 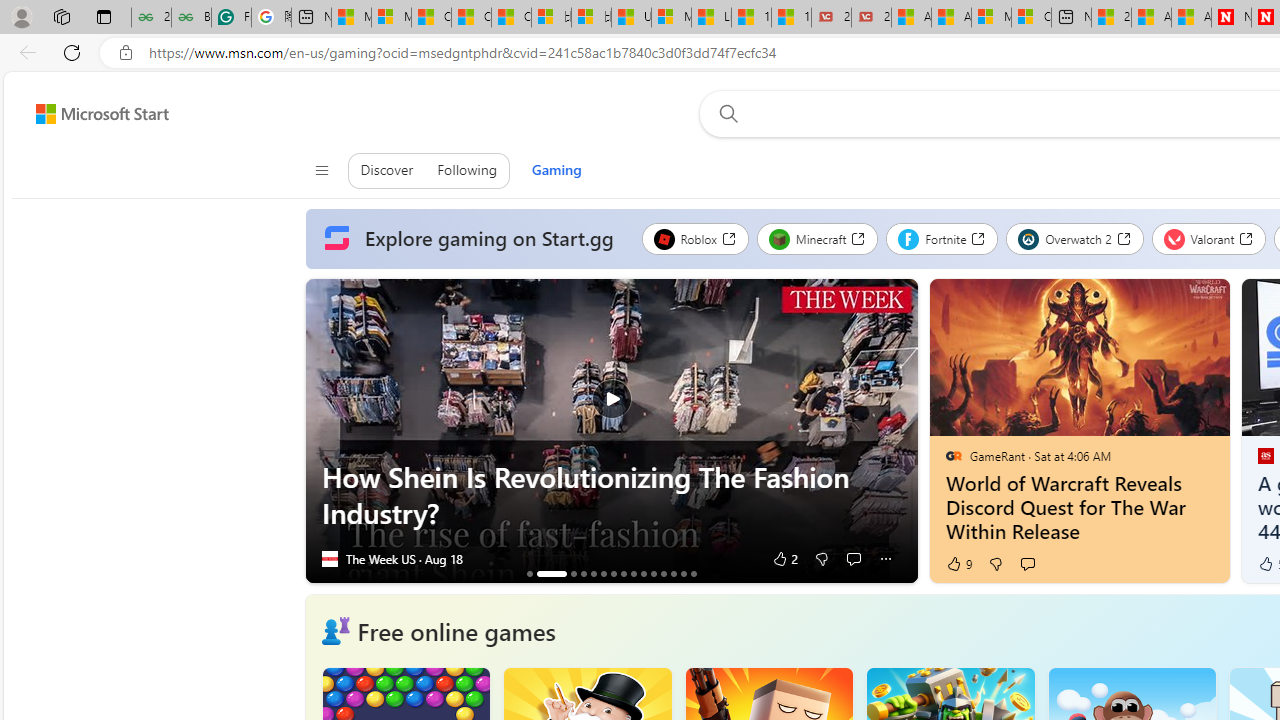 I want to click on 'AutomationID: casualCarouselIcon', so click(x=335, y=631).